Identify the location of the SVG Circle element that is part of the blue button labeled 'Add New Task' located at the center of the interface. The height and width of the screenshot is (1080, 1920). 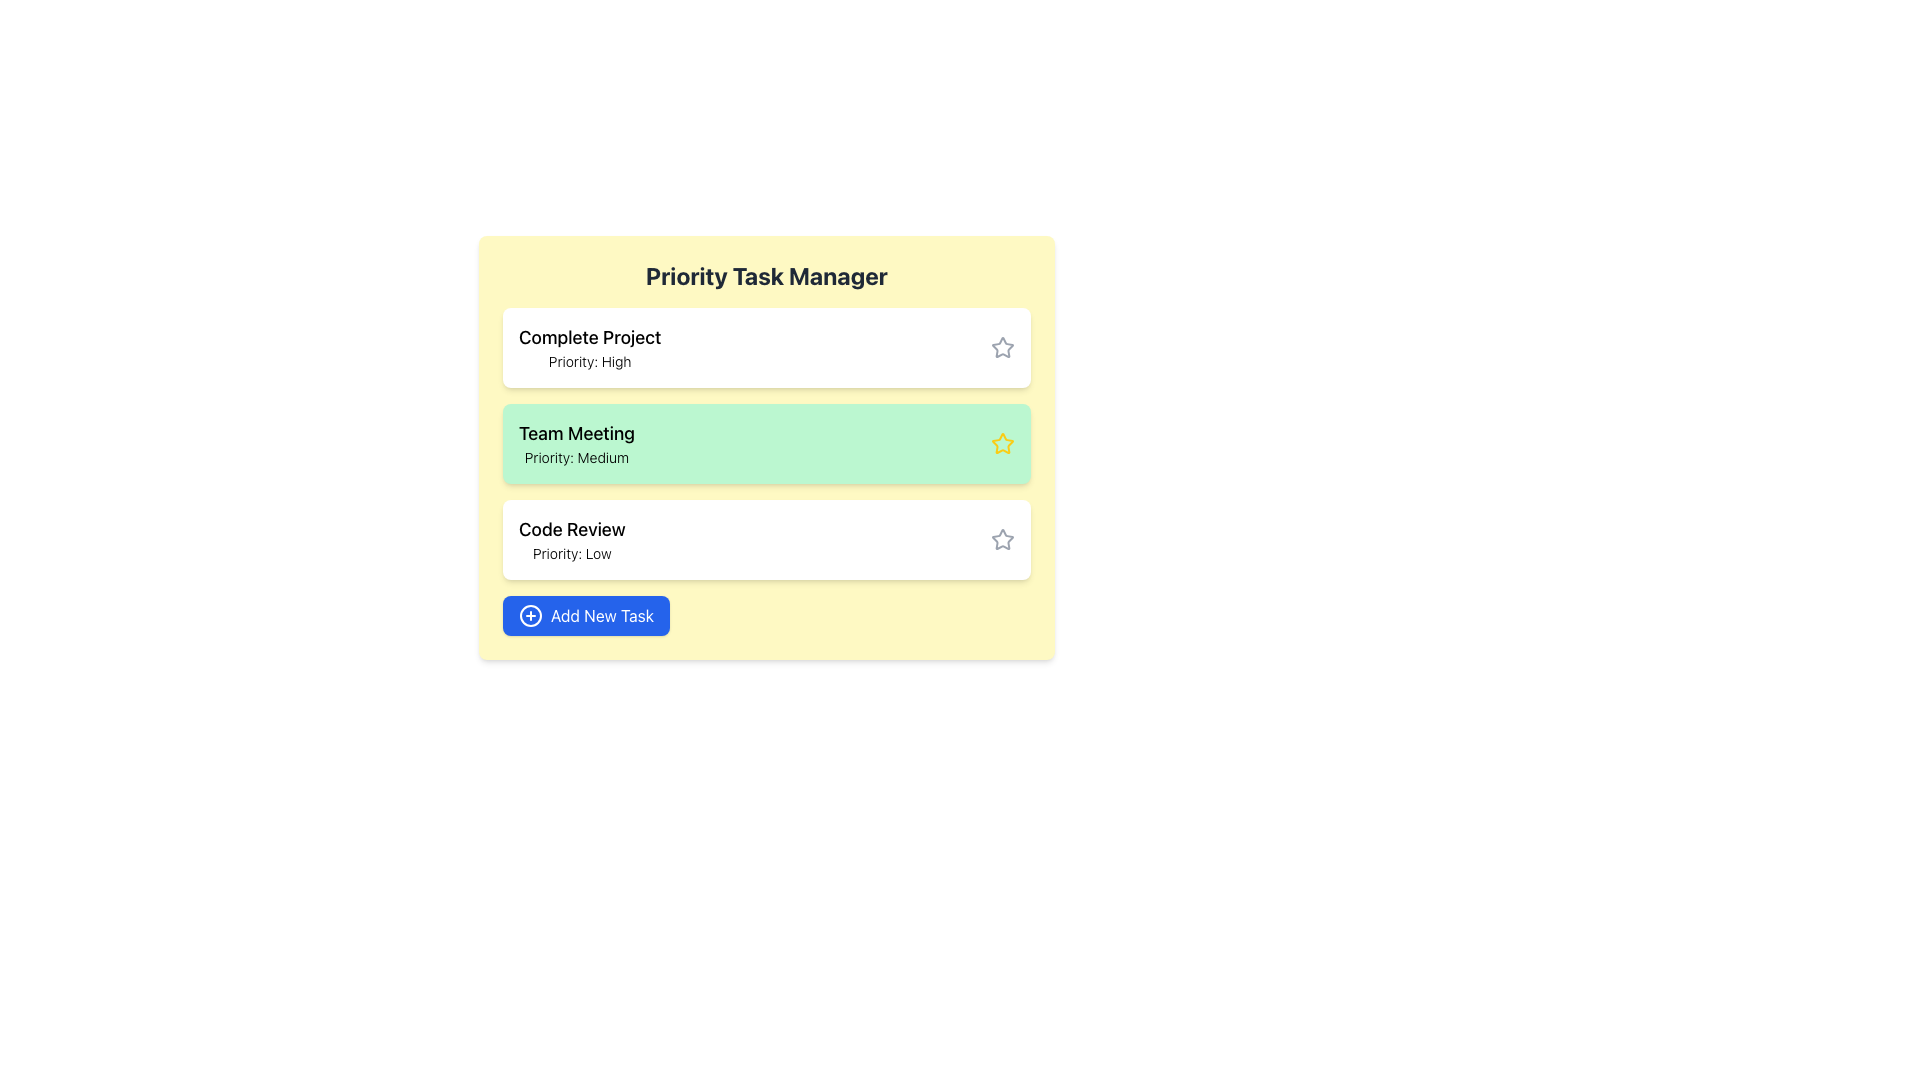
(531, 615).